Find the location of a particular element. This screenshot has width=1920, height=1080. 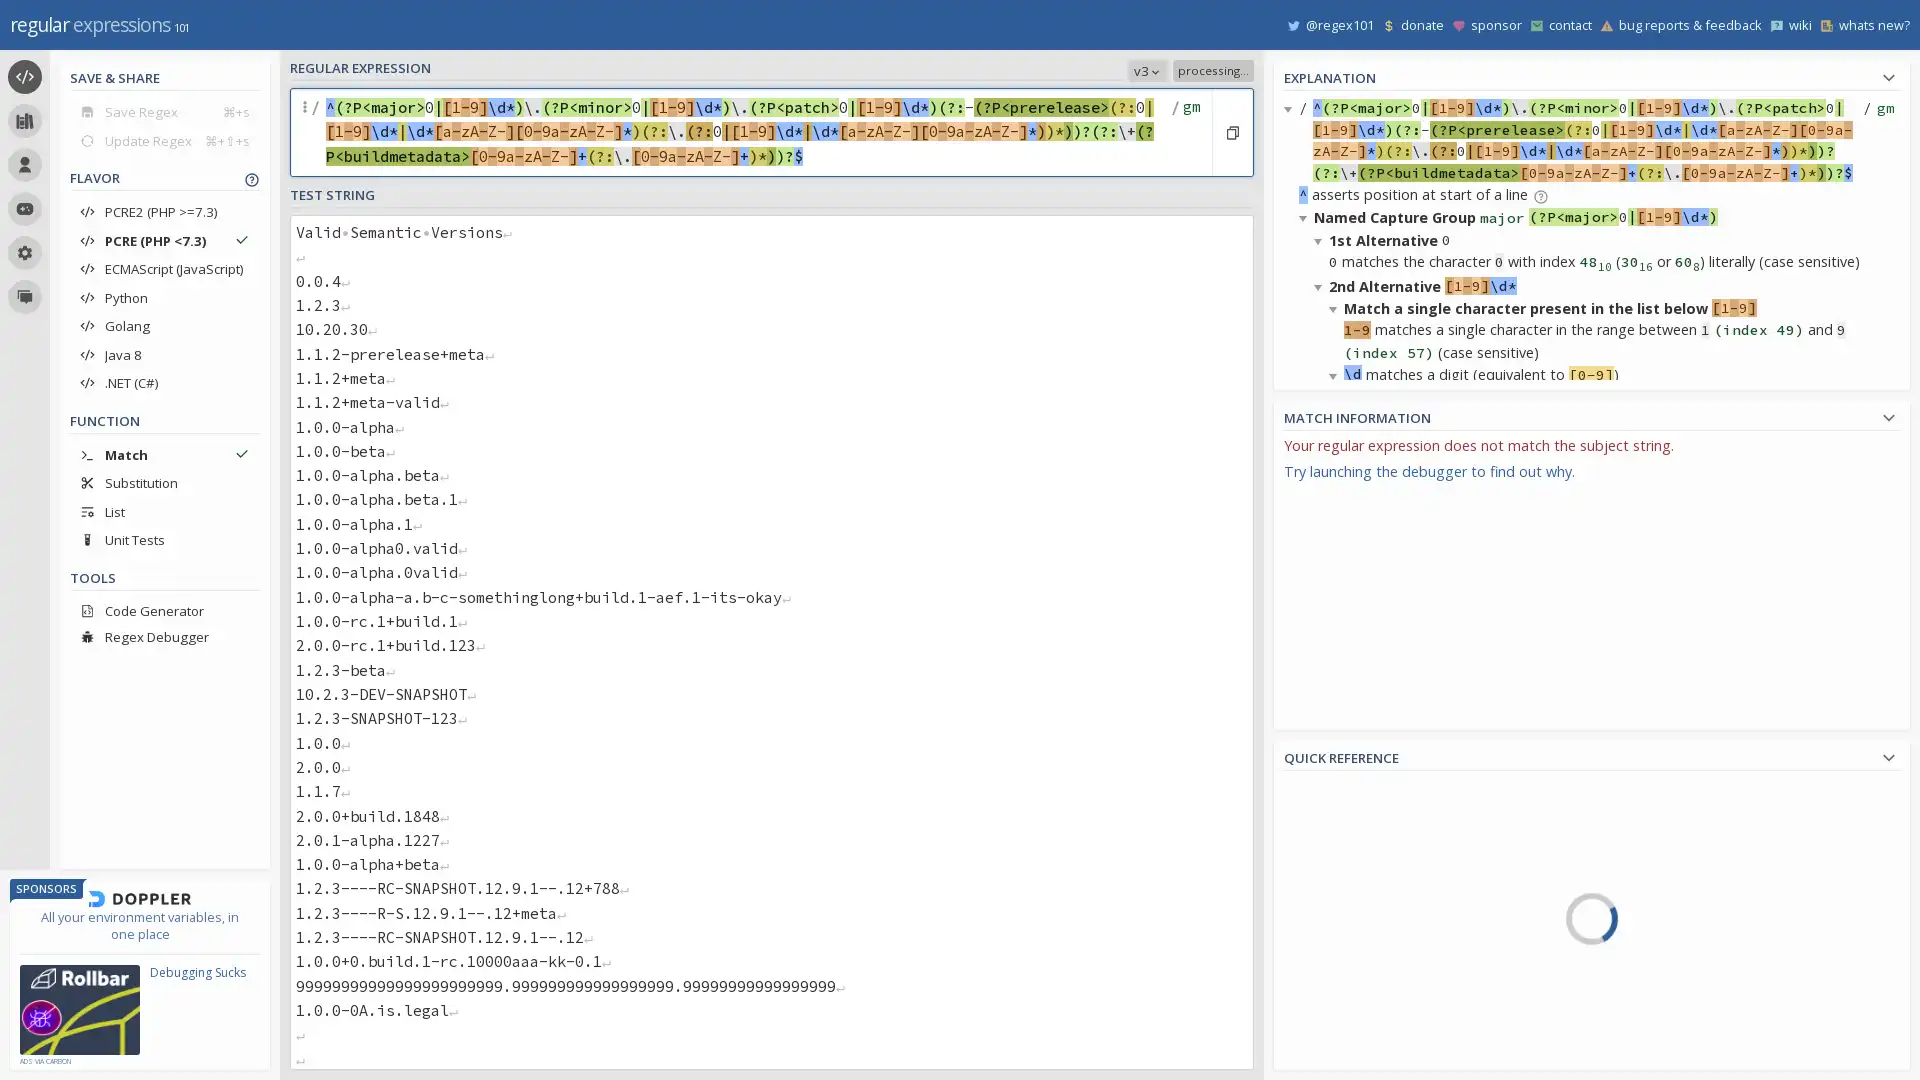

Match 3 is located at coordinates (1337, 785).